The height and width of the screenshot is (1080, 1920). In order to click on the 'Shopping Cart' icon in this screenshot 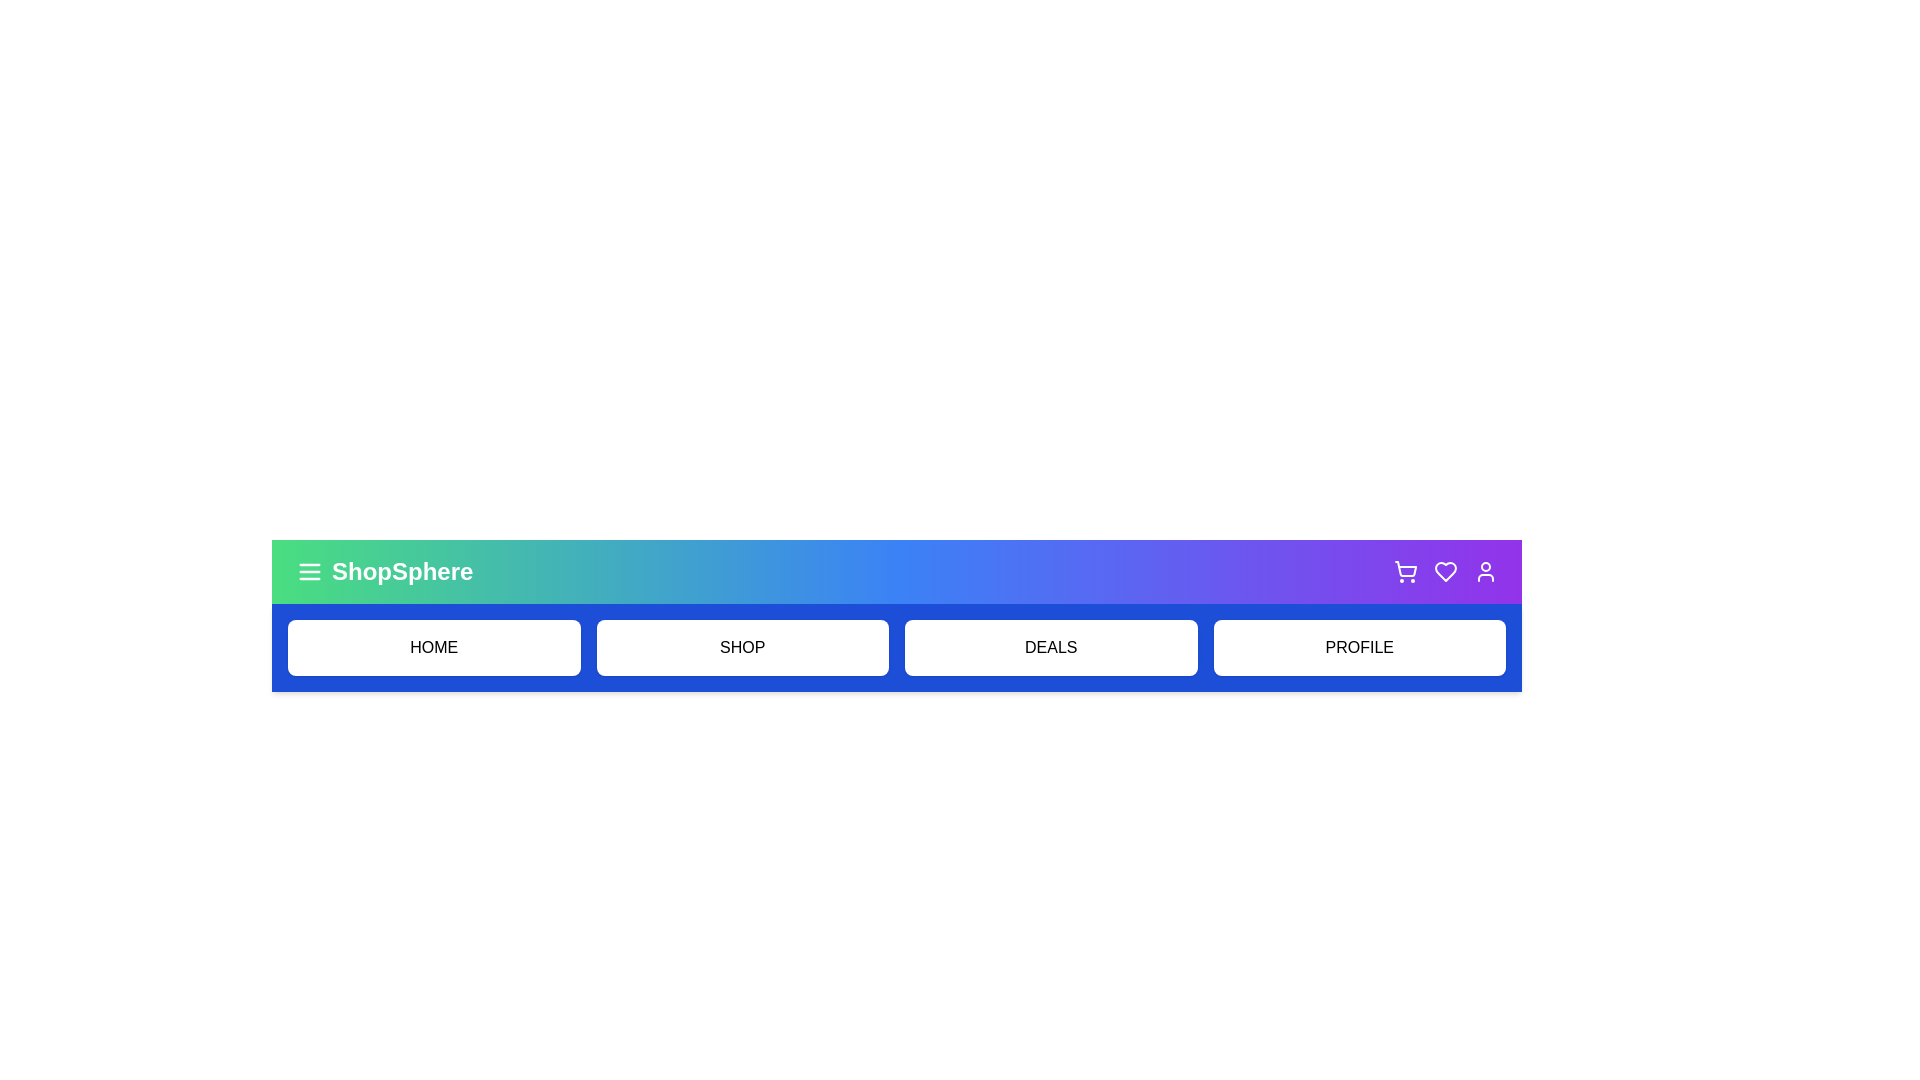, I will do `click(1405, 571)`.